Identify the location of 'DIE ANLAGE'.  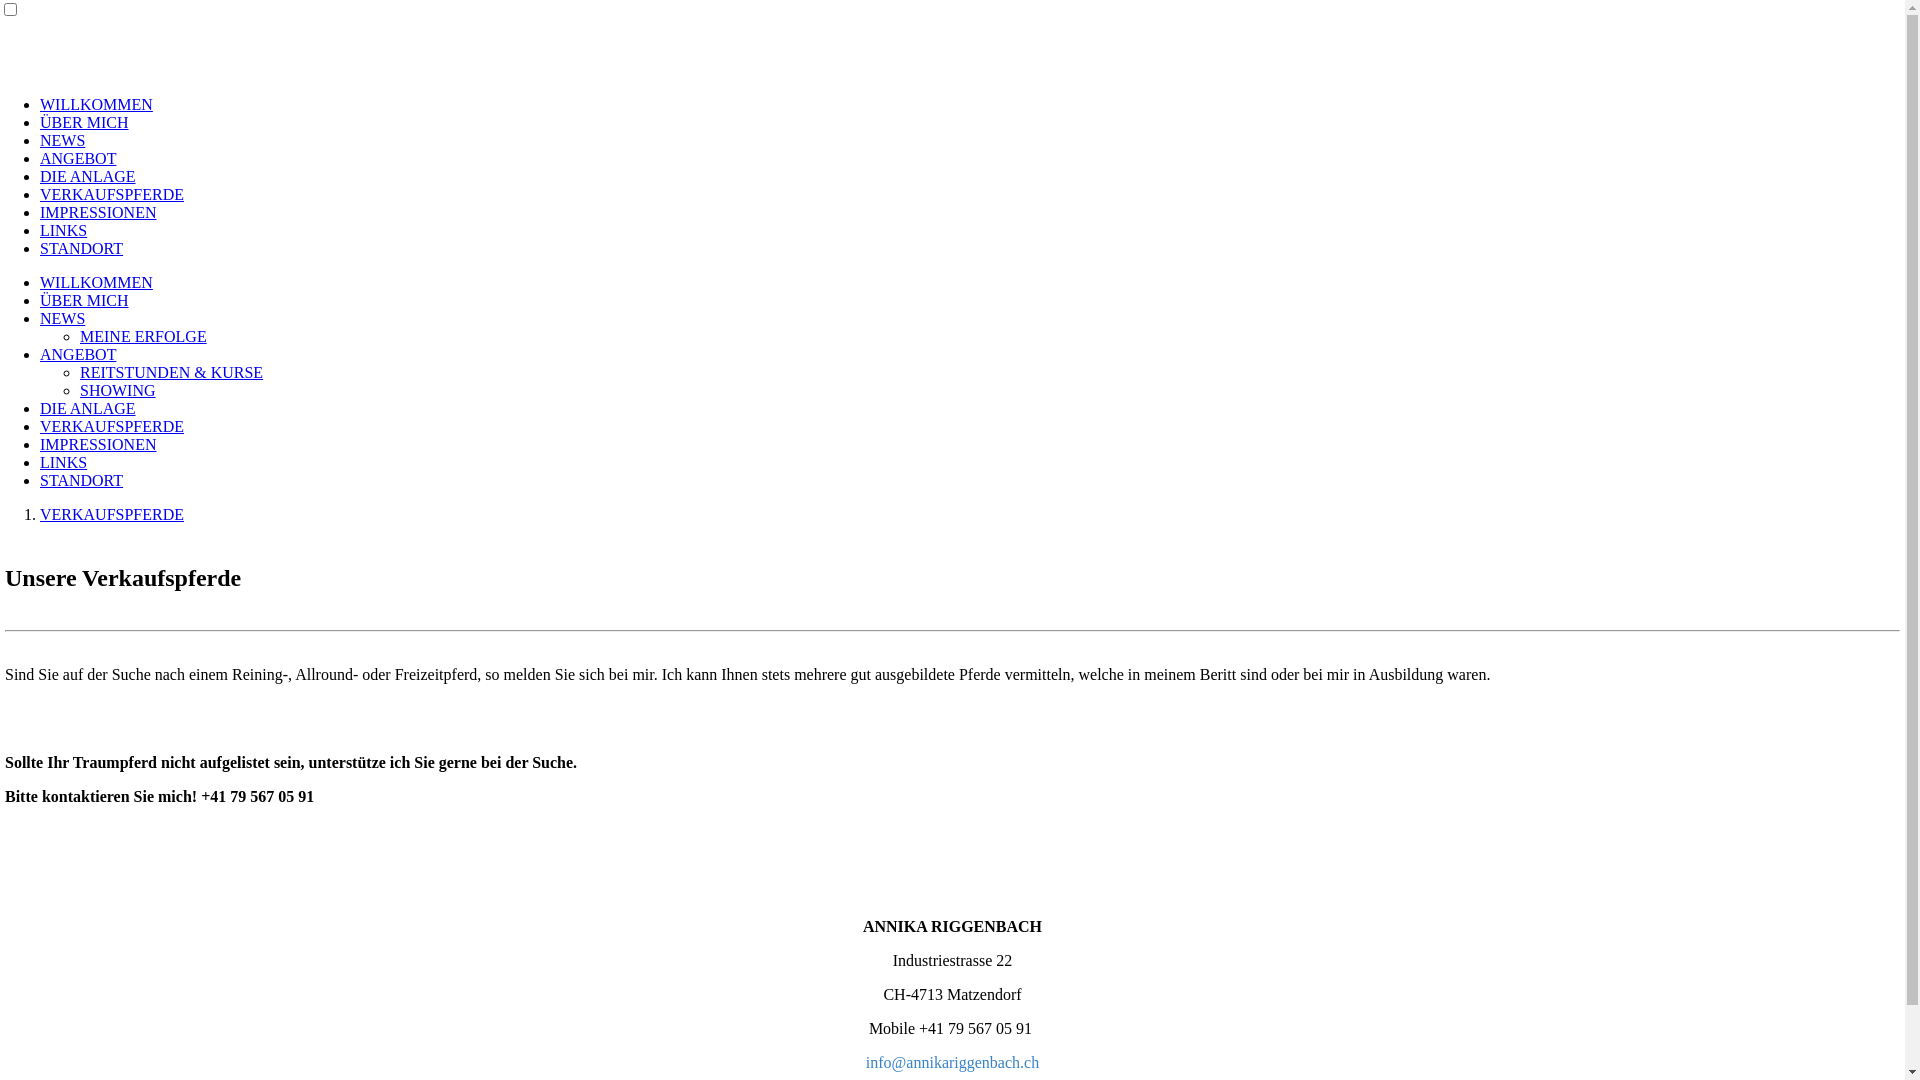
(39, 175).